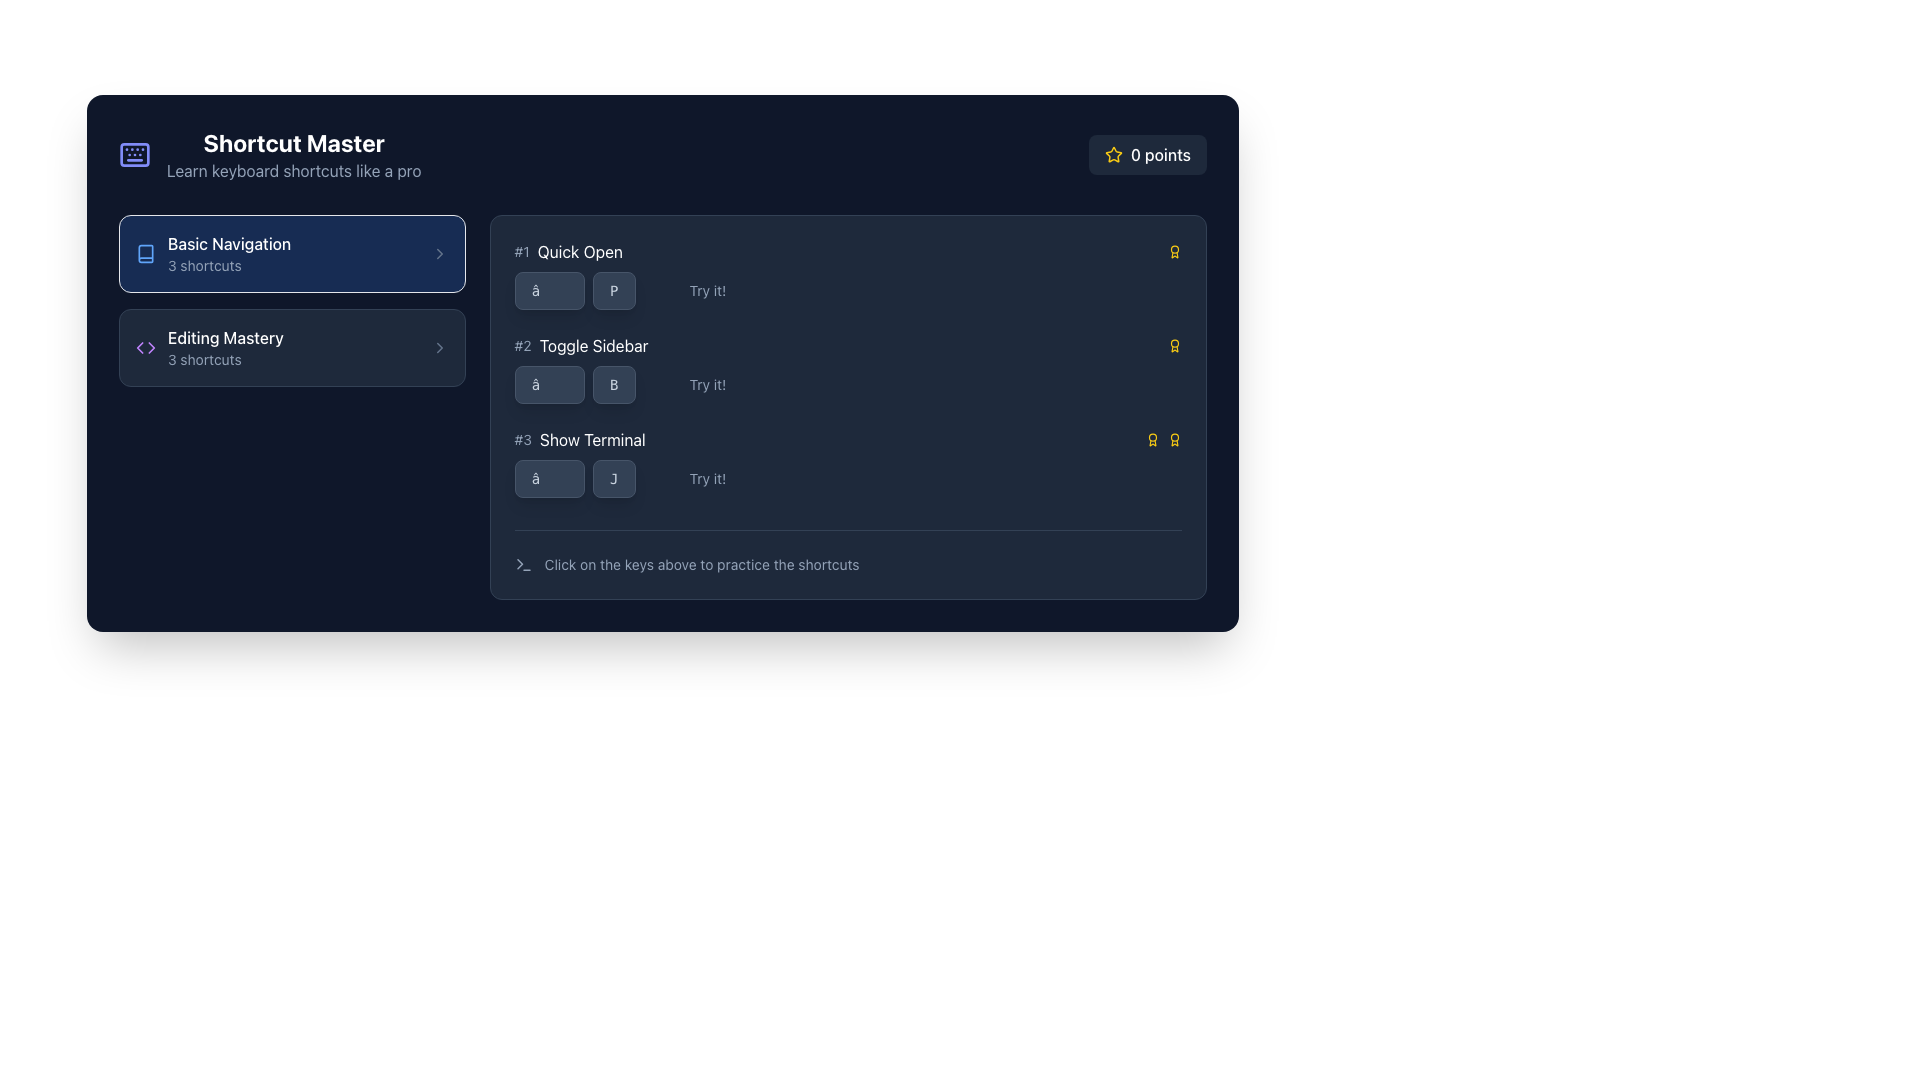 The width and height of the screenshot is (1920, 1080). Describe the element at coordinates (523, 345) in the screenshot. I see `the text label indicating the second item in a sequence, located to the left of 'Toggle Sidebar' in the upper right section of the window` at that location.